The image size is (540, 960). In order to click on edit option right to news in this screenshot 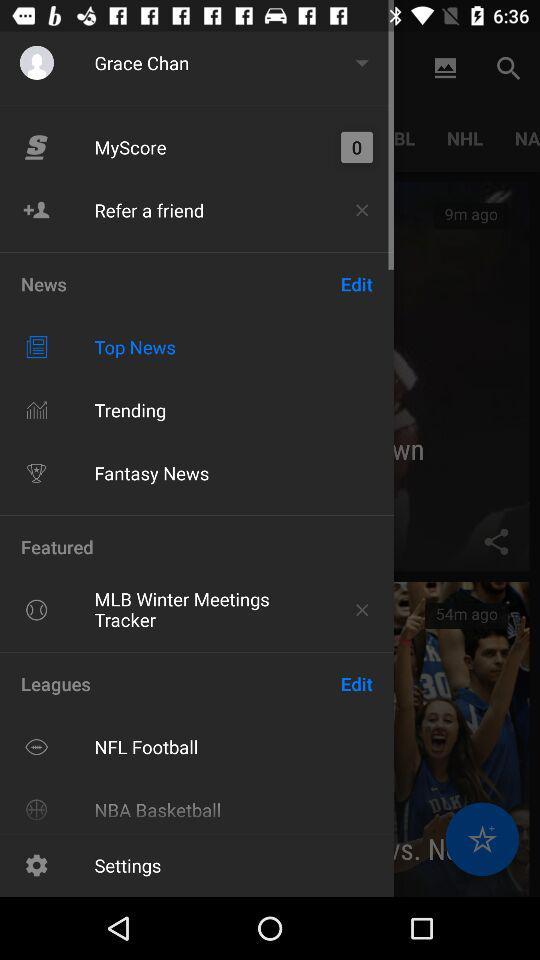, I will do `click(355, 283)`.